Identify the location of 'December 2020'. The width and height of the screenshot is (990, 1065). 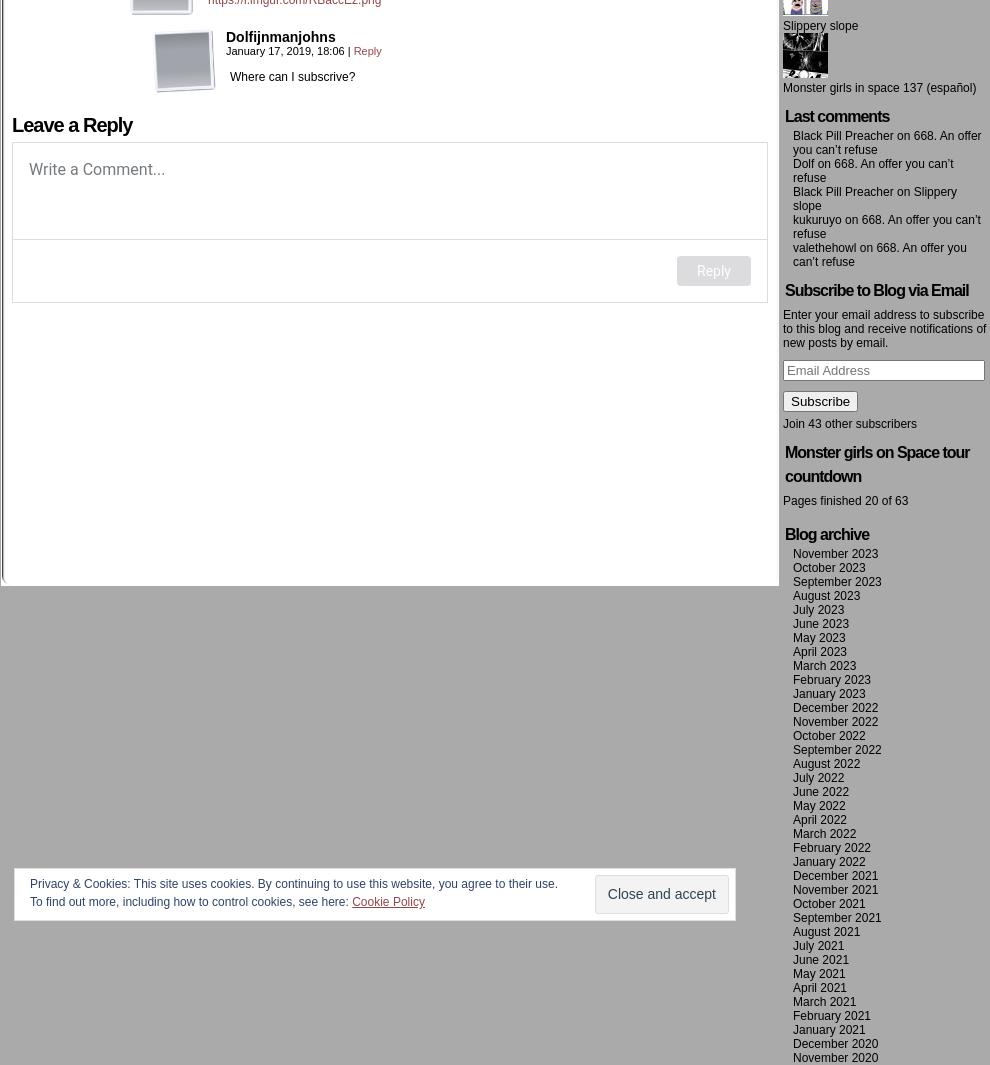
(834, 1044).